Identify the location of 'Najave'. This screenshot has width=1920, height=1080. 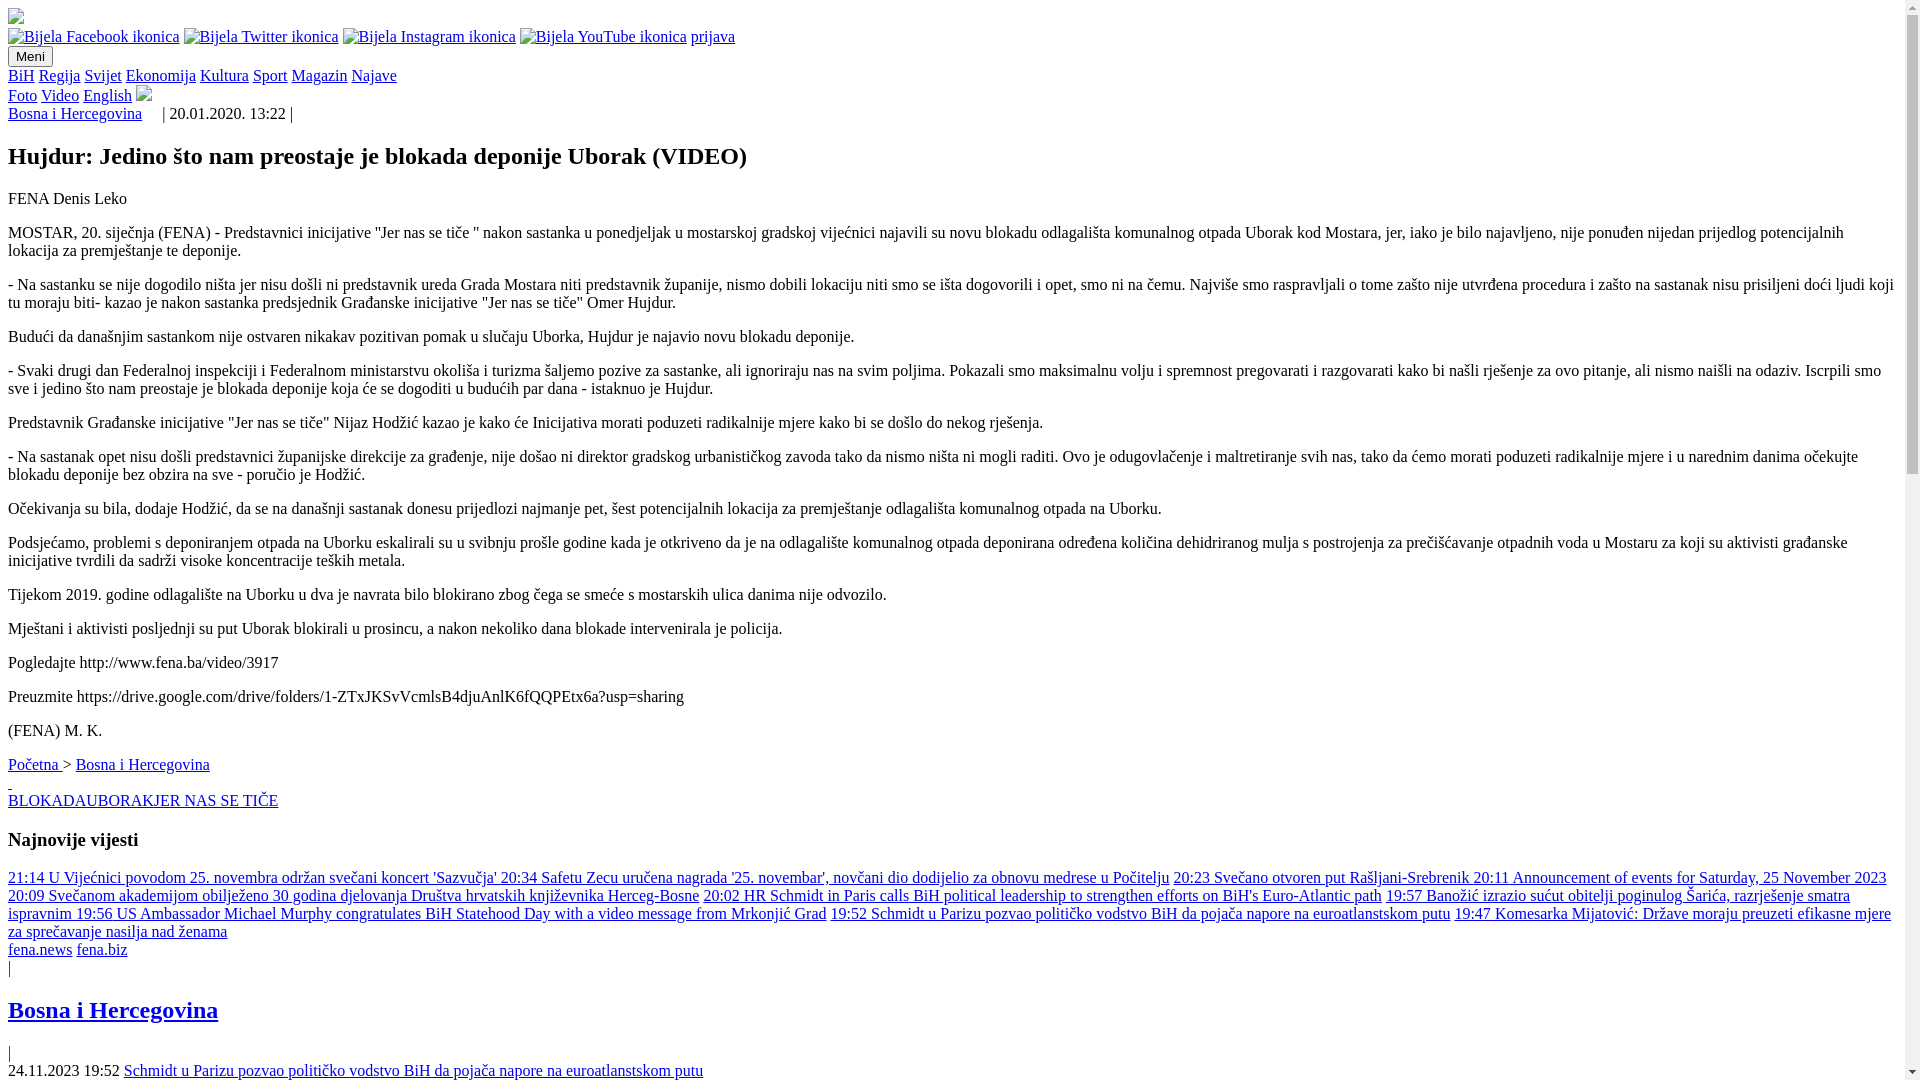
(374, 74).